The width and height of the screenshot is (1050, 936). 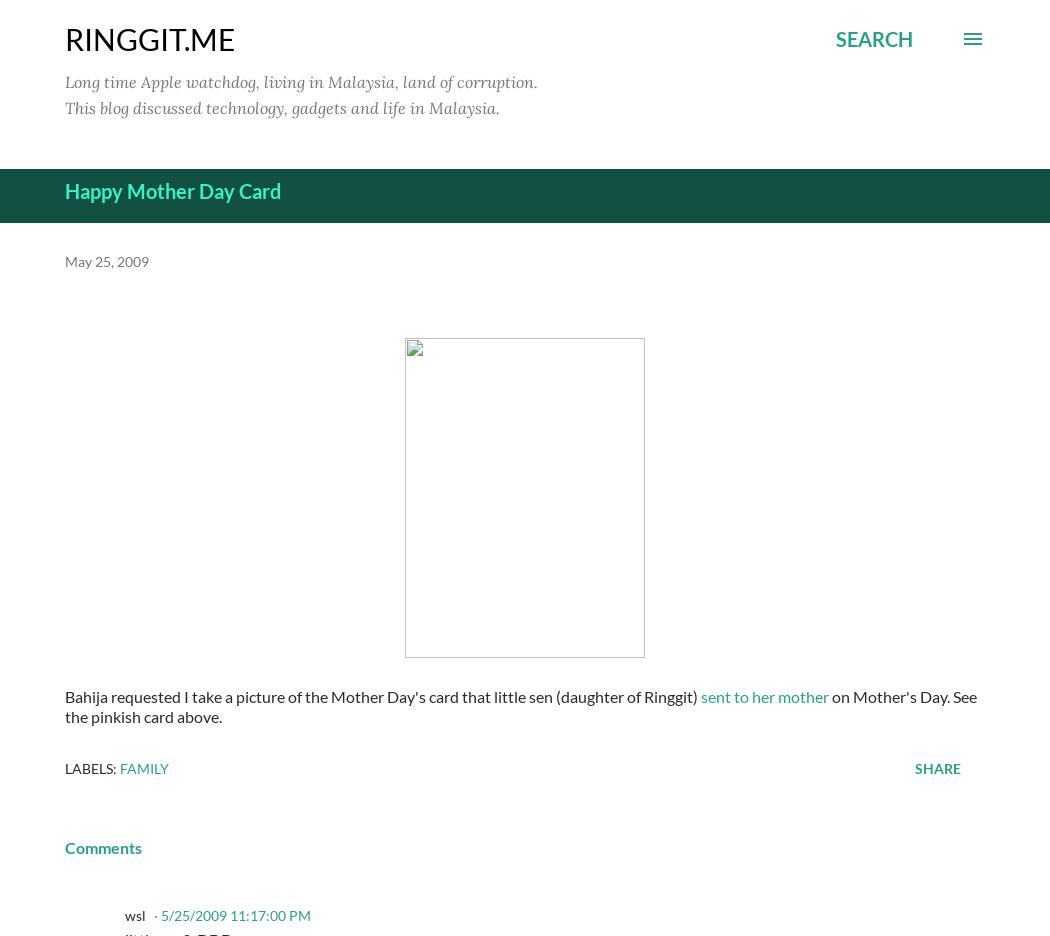 What do you see at coordinates (119, 767) in the screenshot?
I see `'family'` at bounding box center [119, 767].